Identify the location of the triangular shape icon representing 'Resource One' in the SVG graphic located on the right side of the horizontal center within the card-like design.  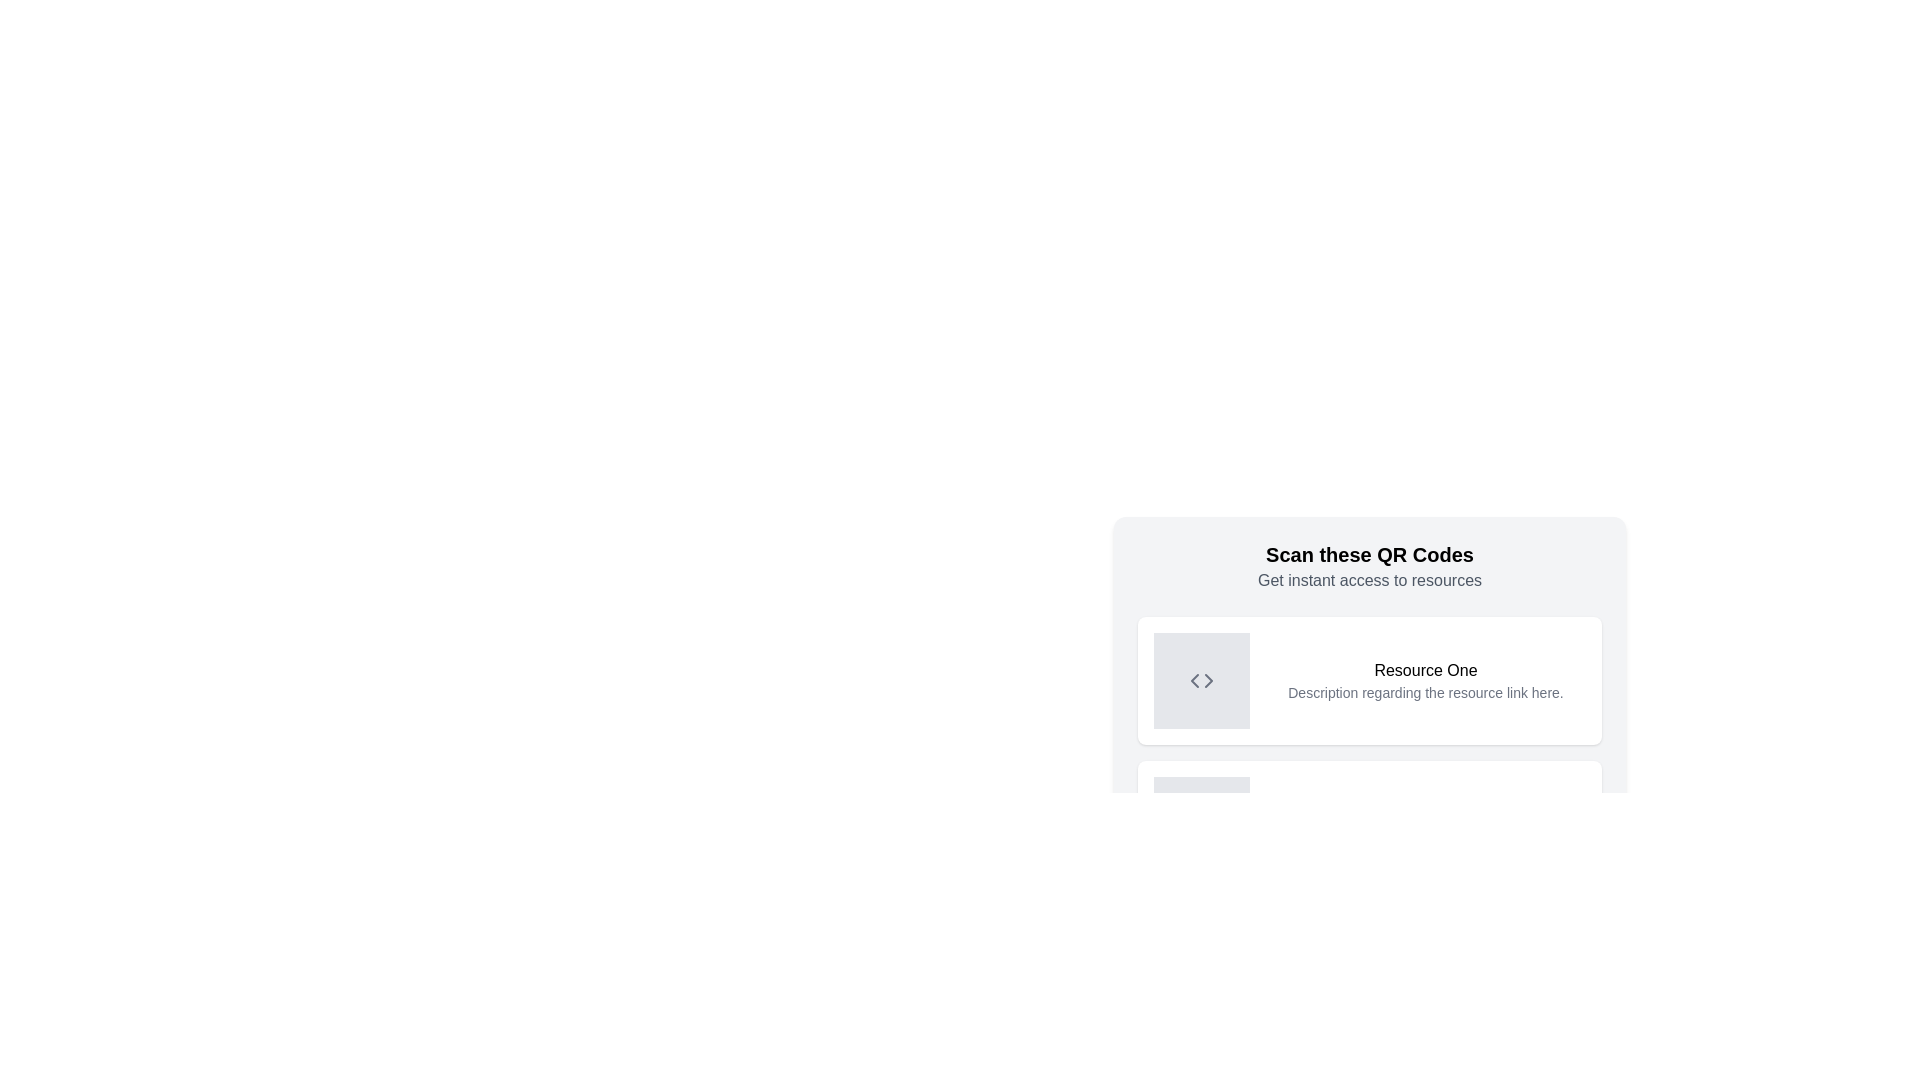
(1208, 680).